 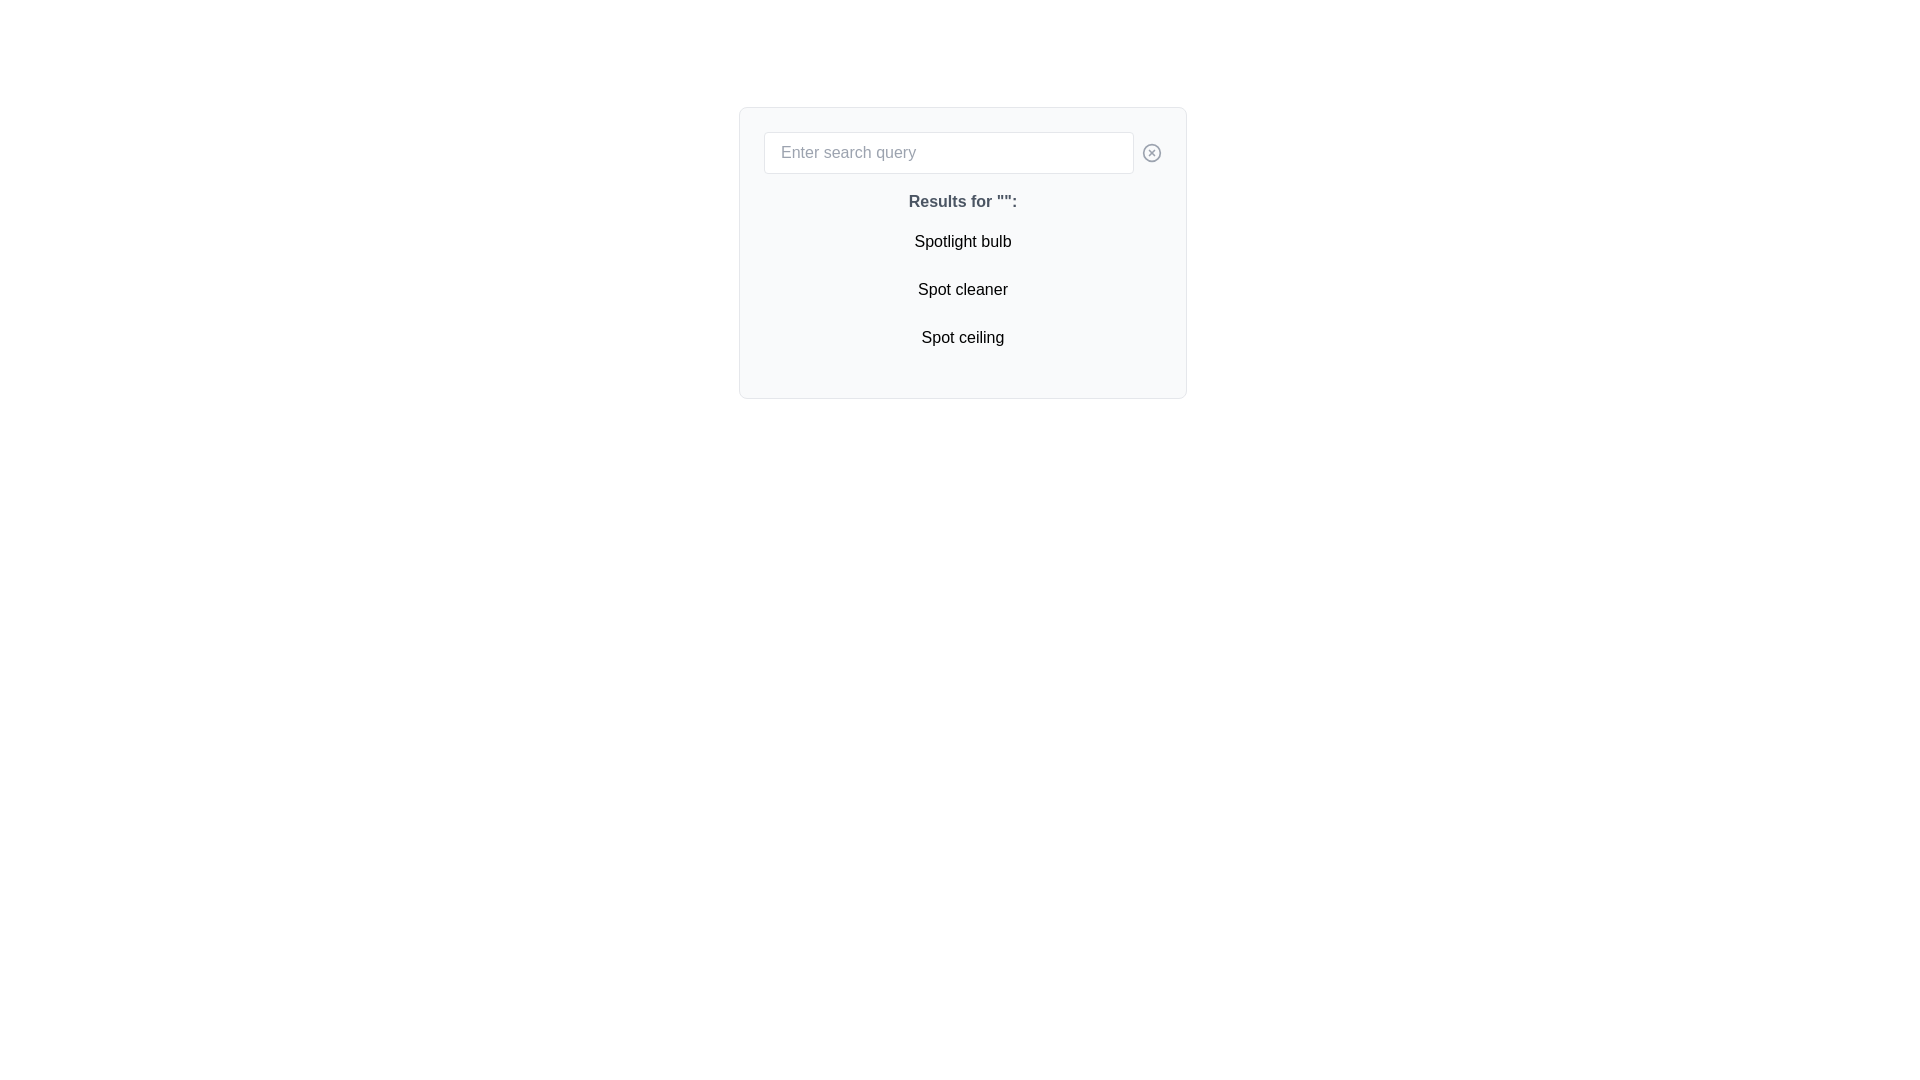 I want to click on the text label reading 'Spot cleaner', so click(x=963, y=289).